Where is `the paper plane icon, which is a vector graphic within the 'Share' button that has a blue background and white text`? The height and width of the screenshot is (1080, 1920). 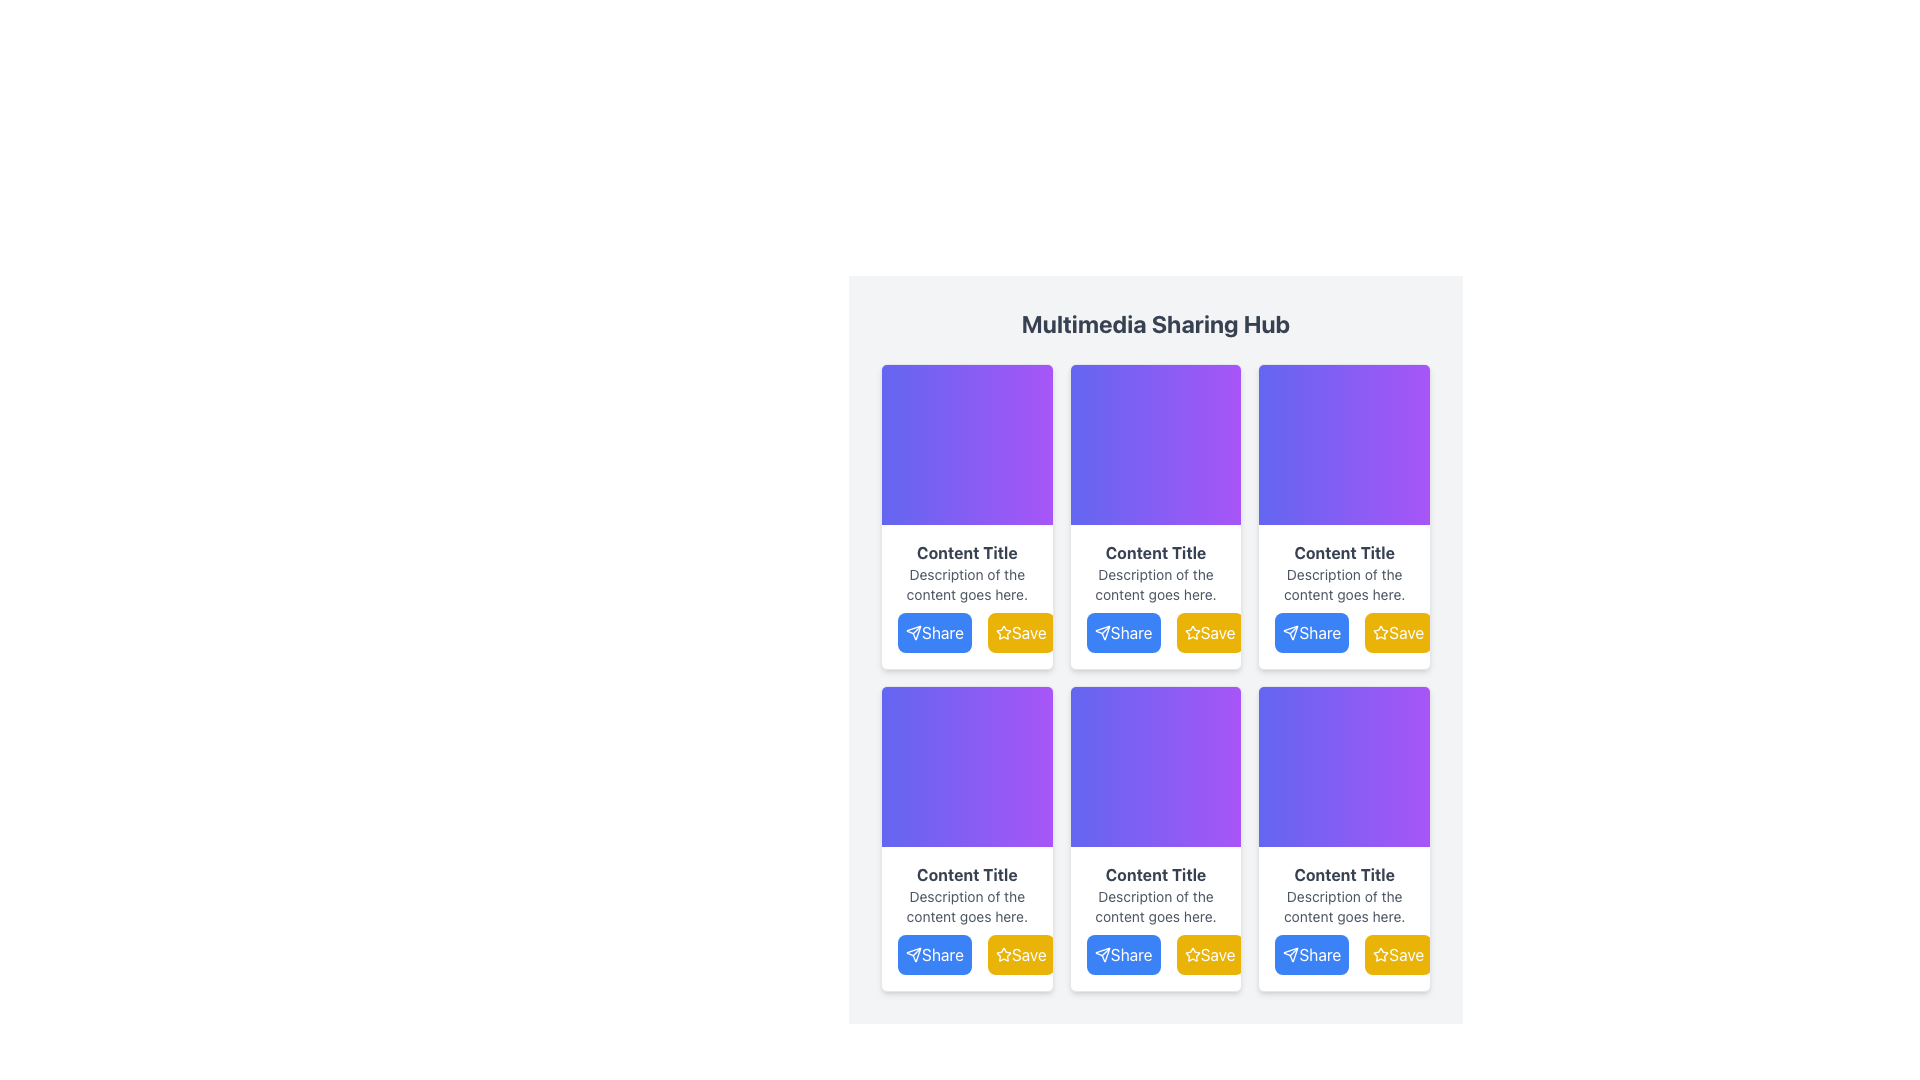
the paper plane icon, which is a vector graphic within the 'Share' button that has a blue background and white text is located at coordinates (1101, 954).